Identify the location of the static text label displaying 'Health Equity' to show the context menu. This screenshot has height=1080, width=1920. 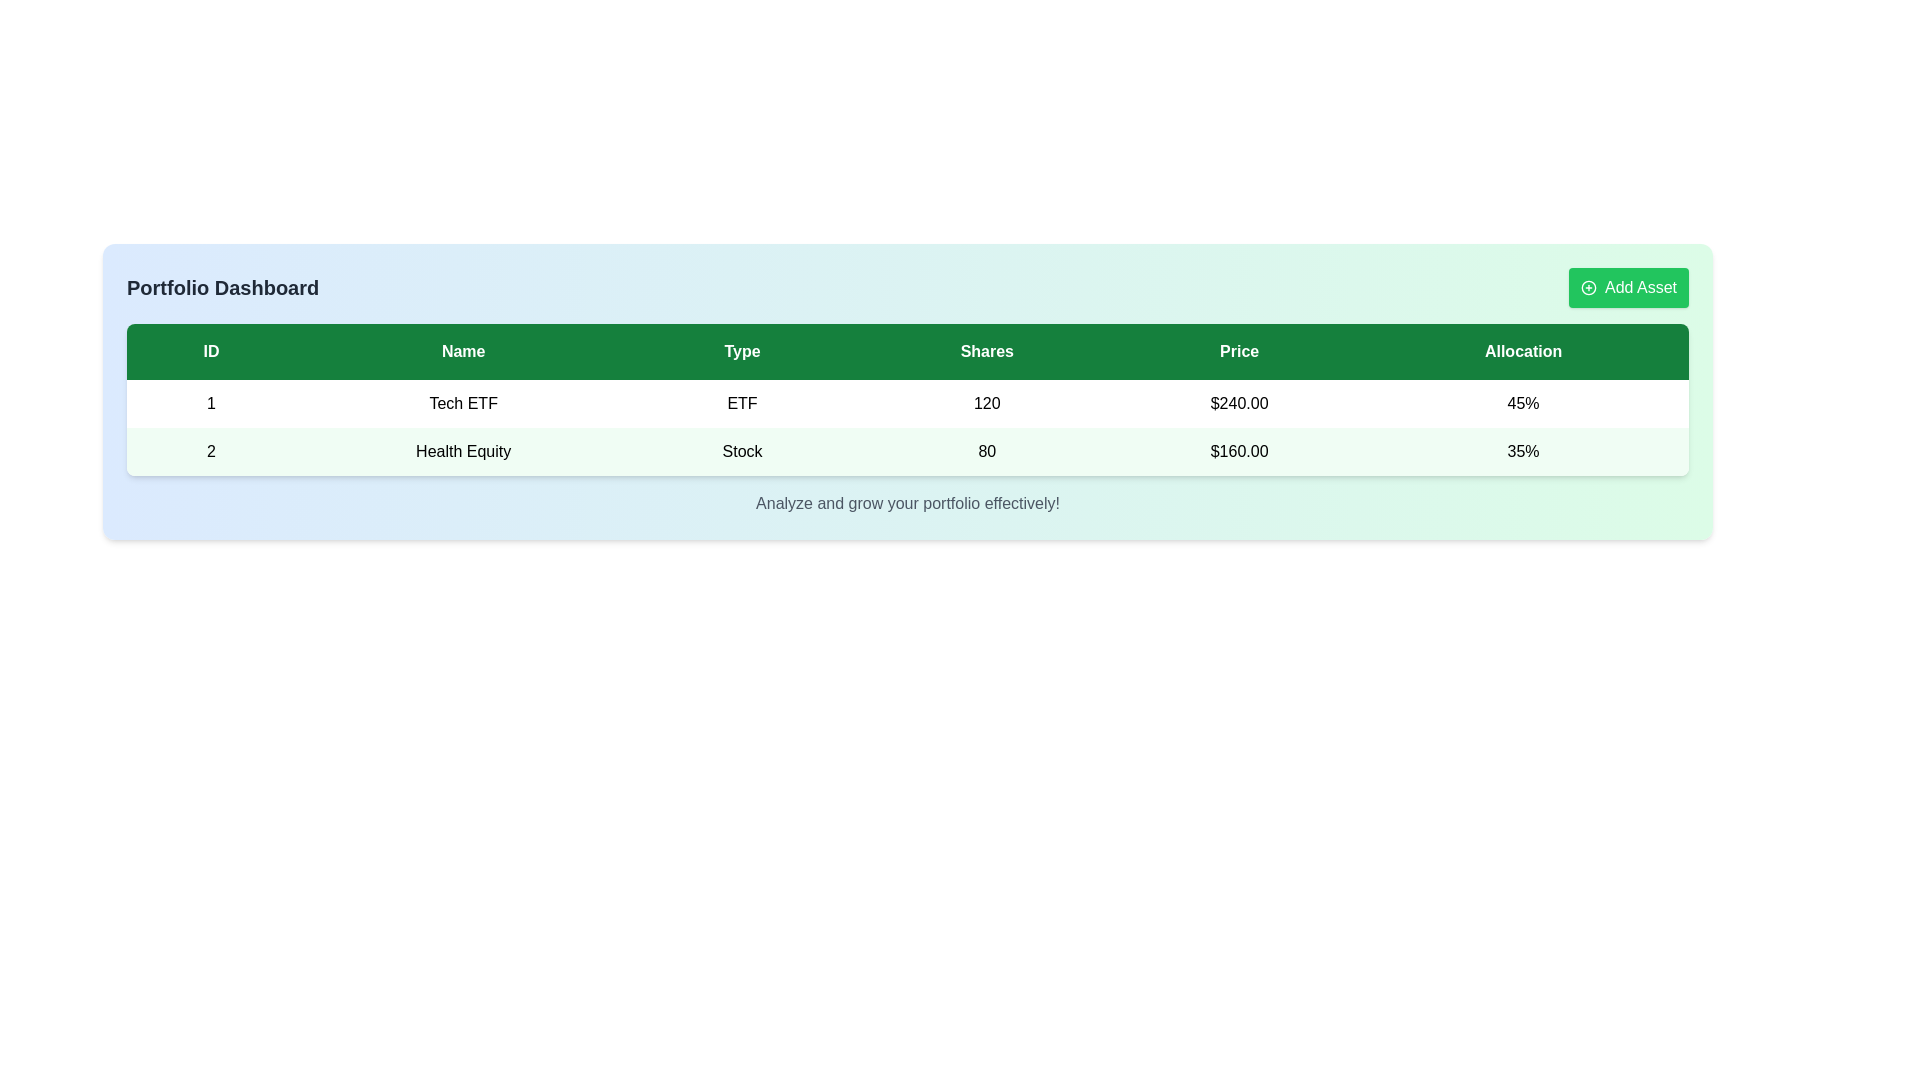
(462, 451).